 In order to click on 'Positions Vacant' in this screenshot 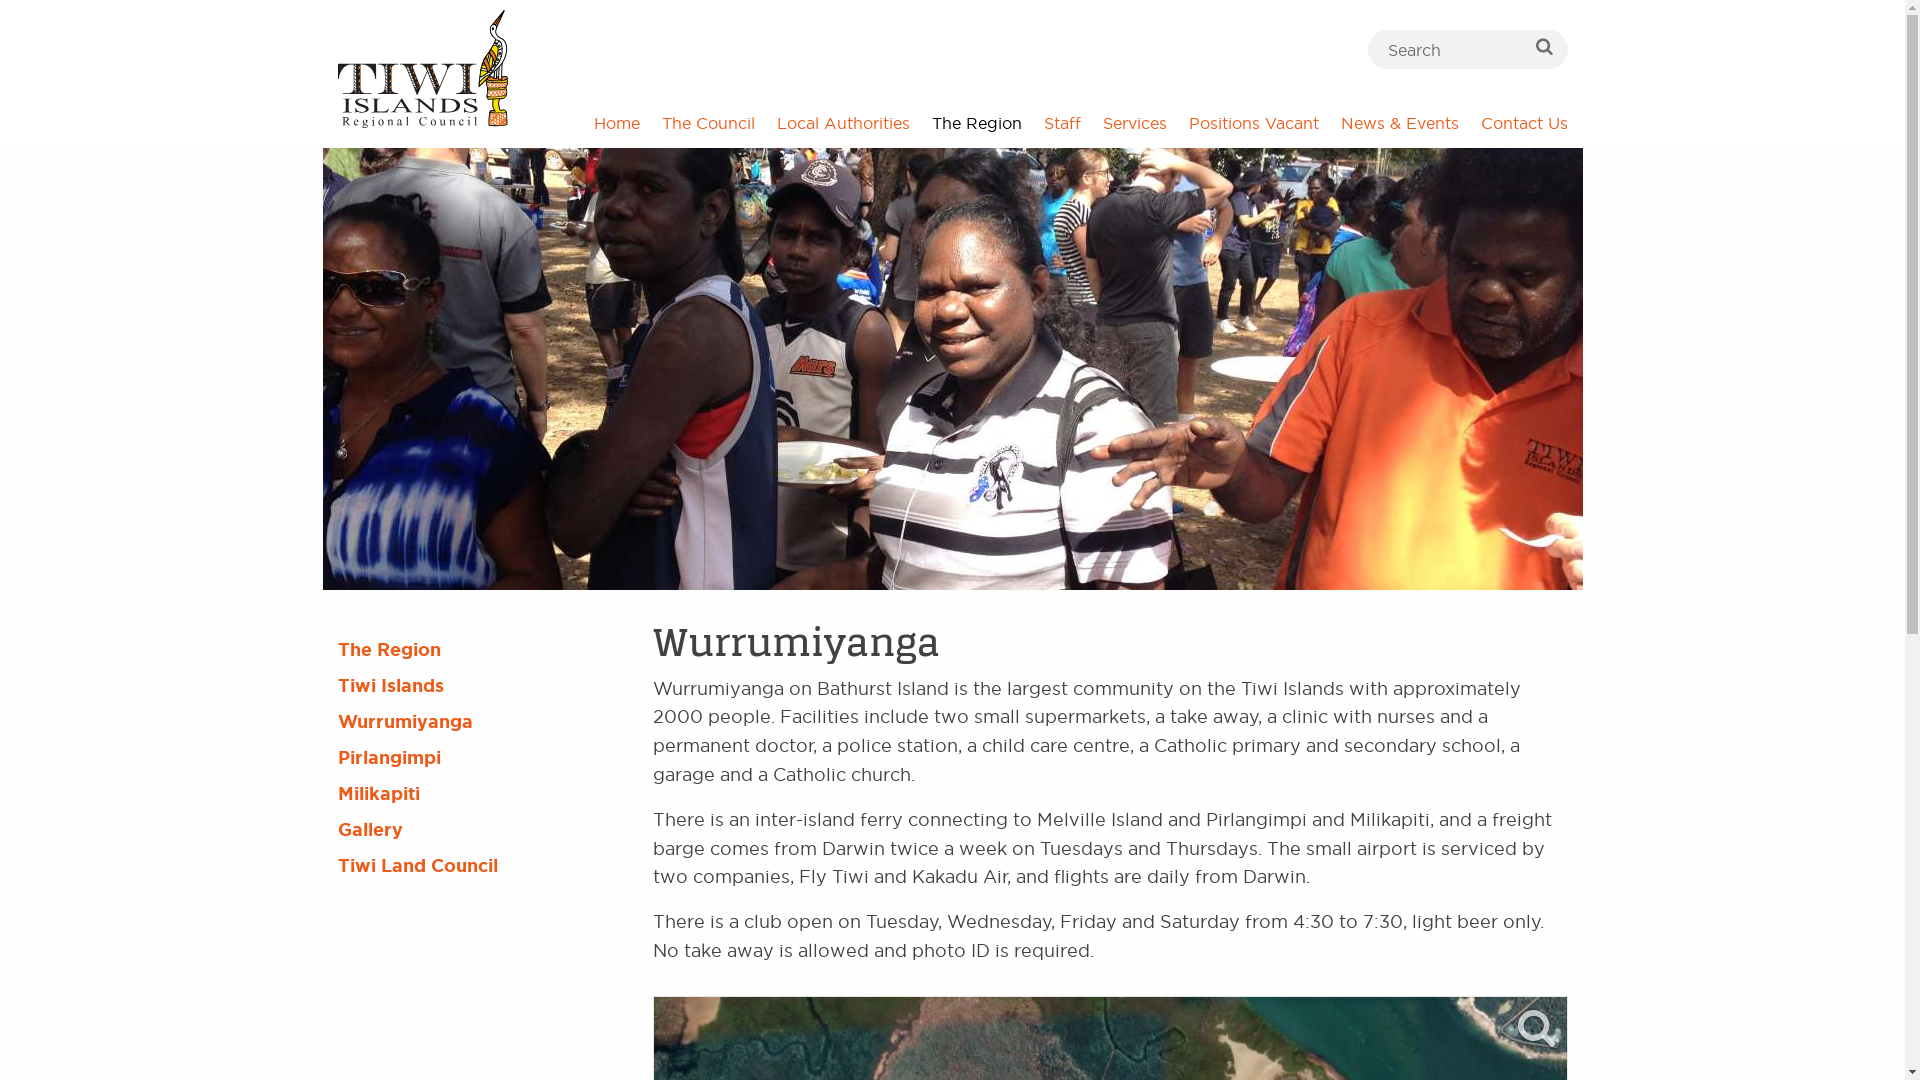, I will do `click(1252, 123)`.